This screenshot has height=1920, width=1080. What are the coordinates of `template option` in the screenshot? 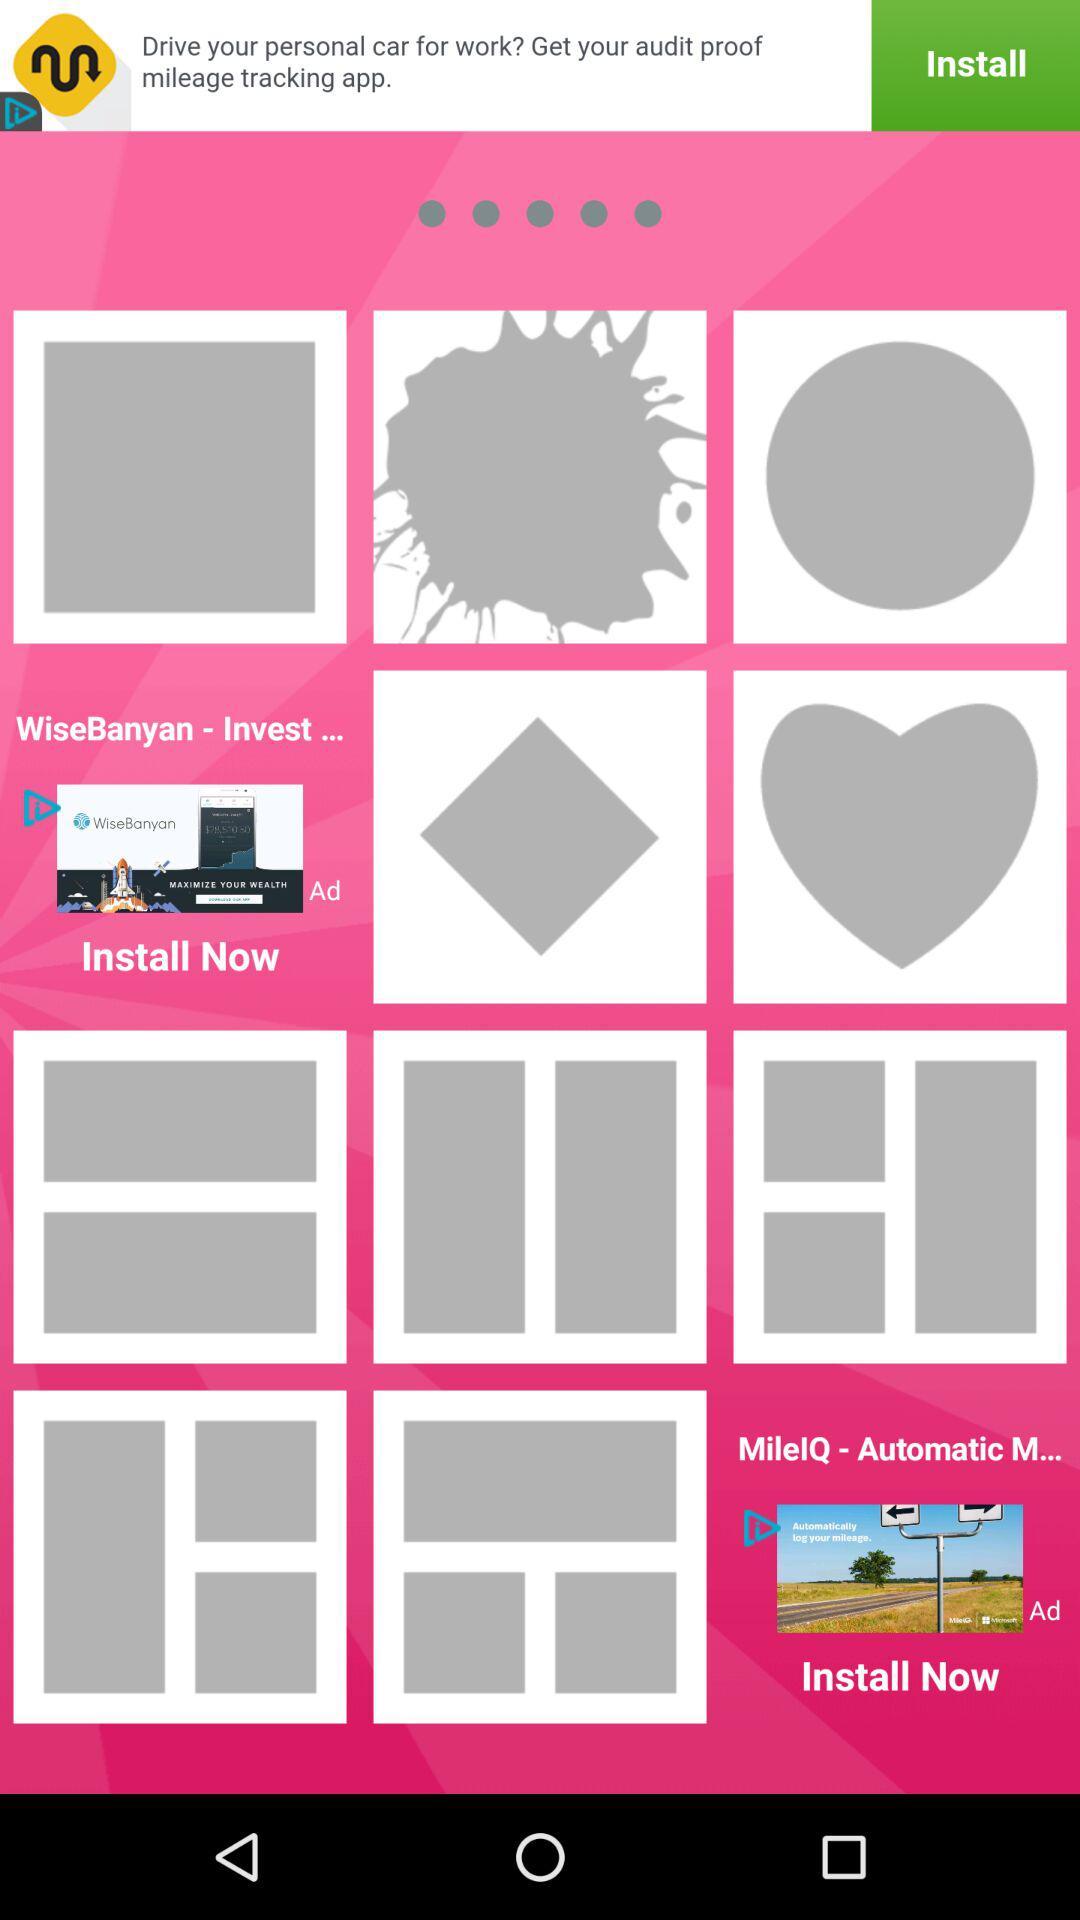 It's located at (180, 1555).